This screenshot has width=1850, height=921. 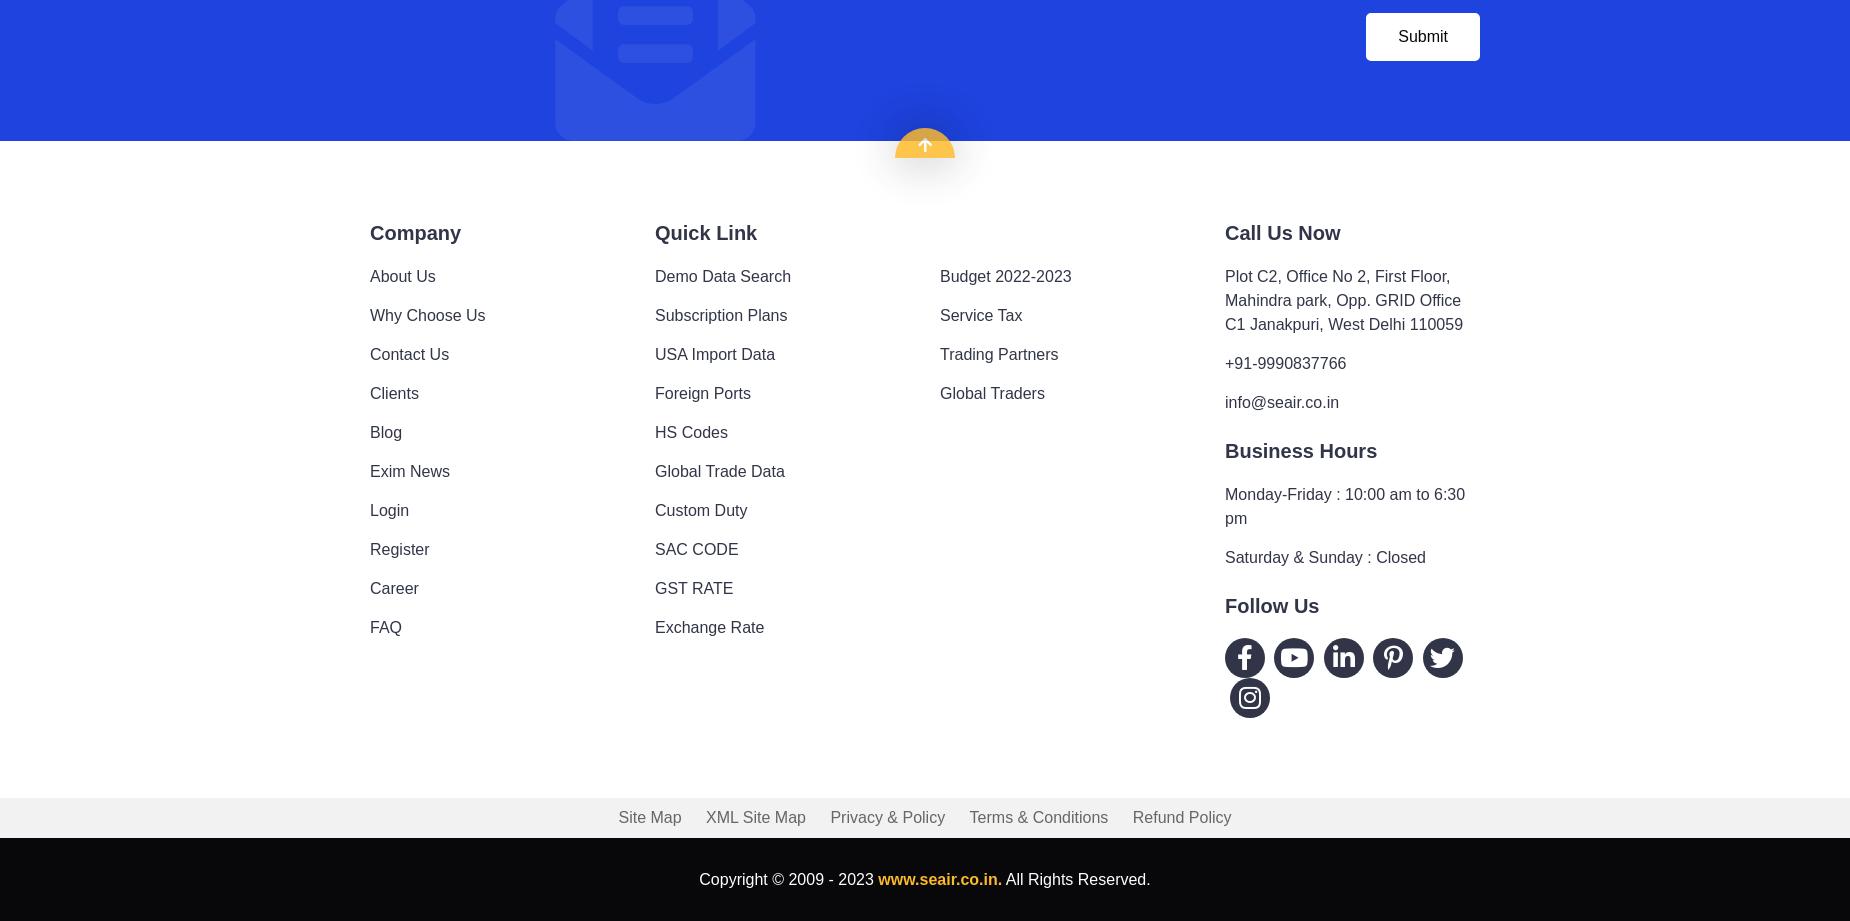 I want to click on 'Follow Us', so click(x=1224, y=604).